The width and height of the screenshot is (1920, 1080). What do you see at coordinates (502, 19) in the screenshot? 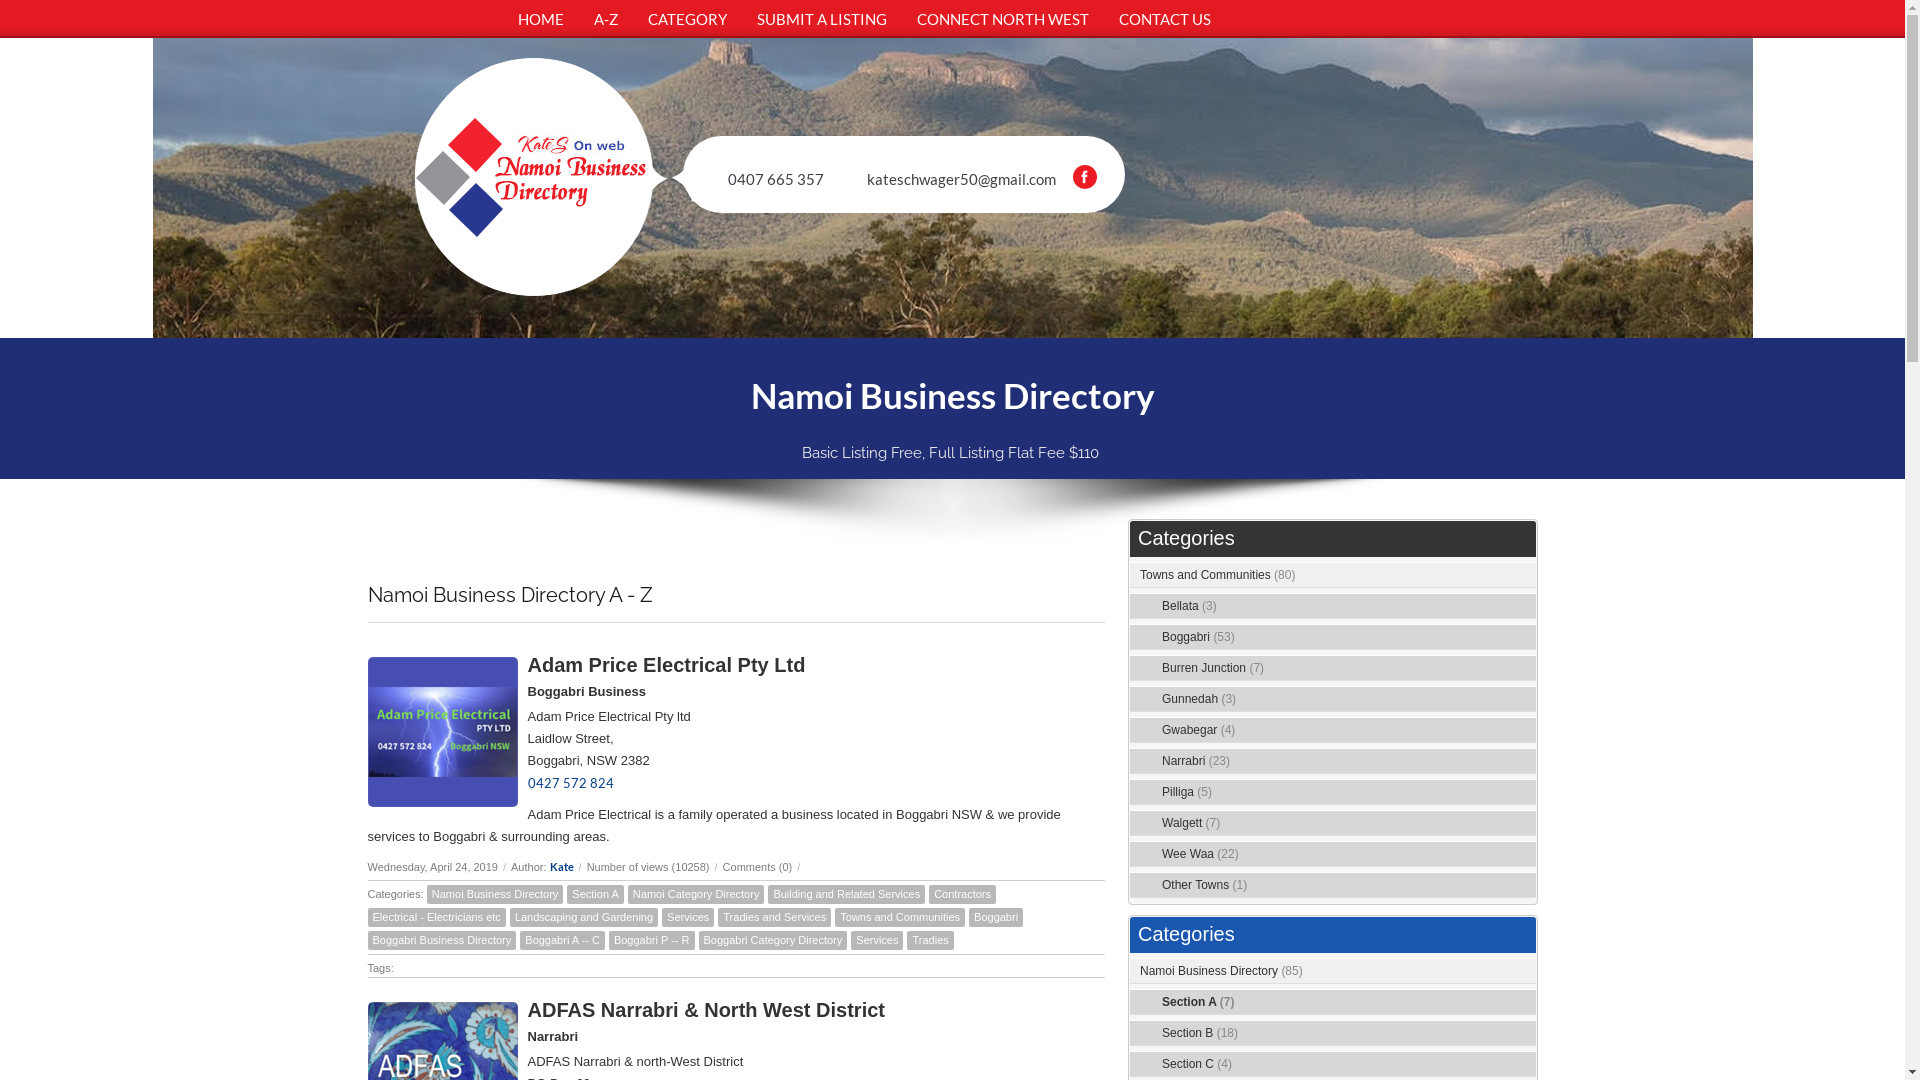
I see `'HOME'` at bounding box center [502, 19].